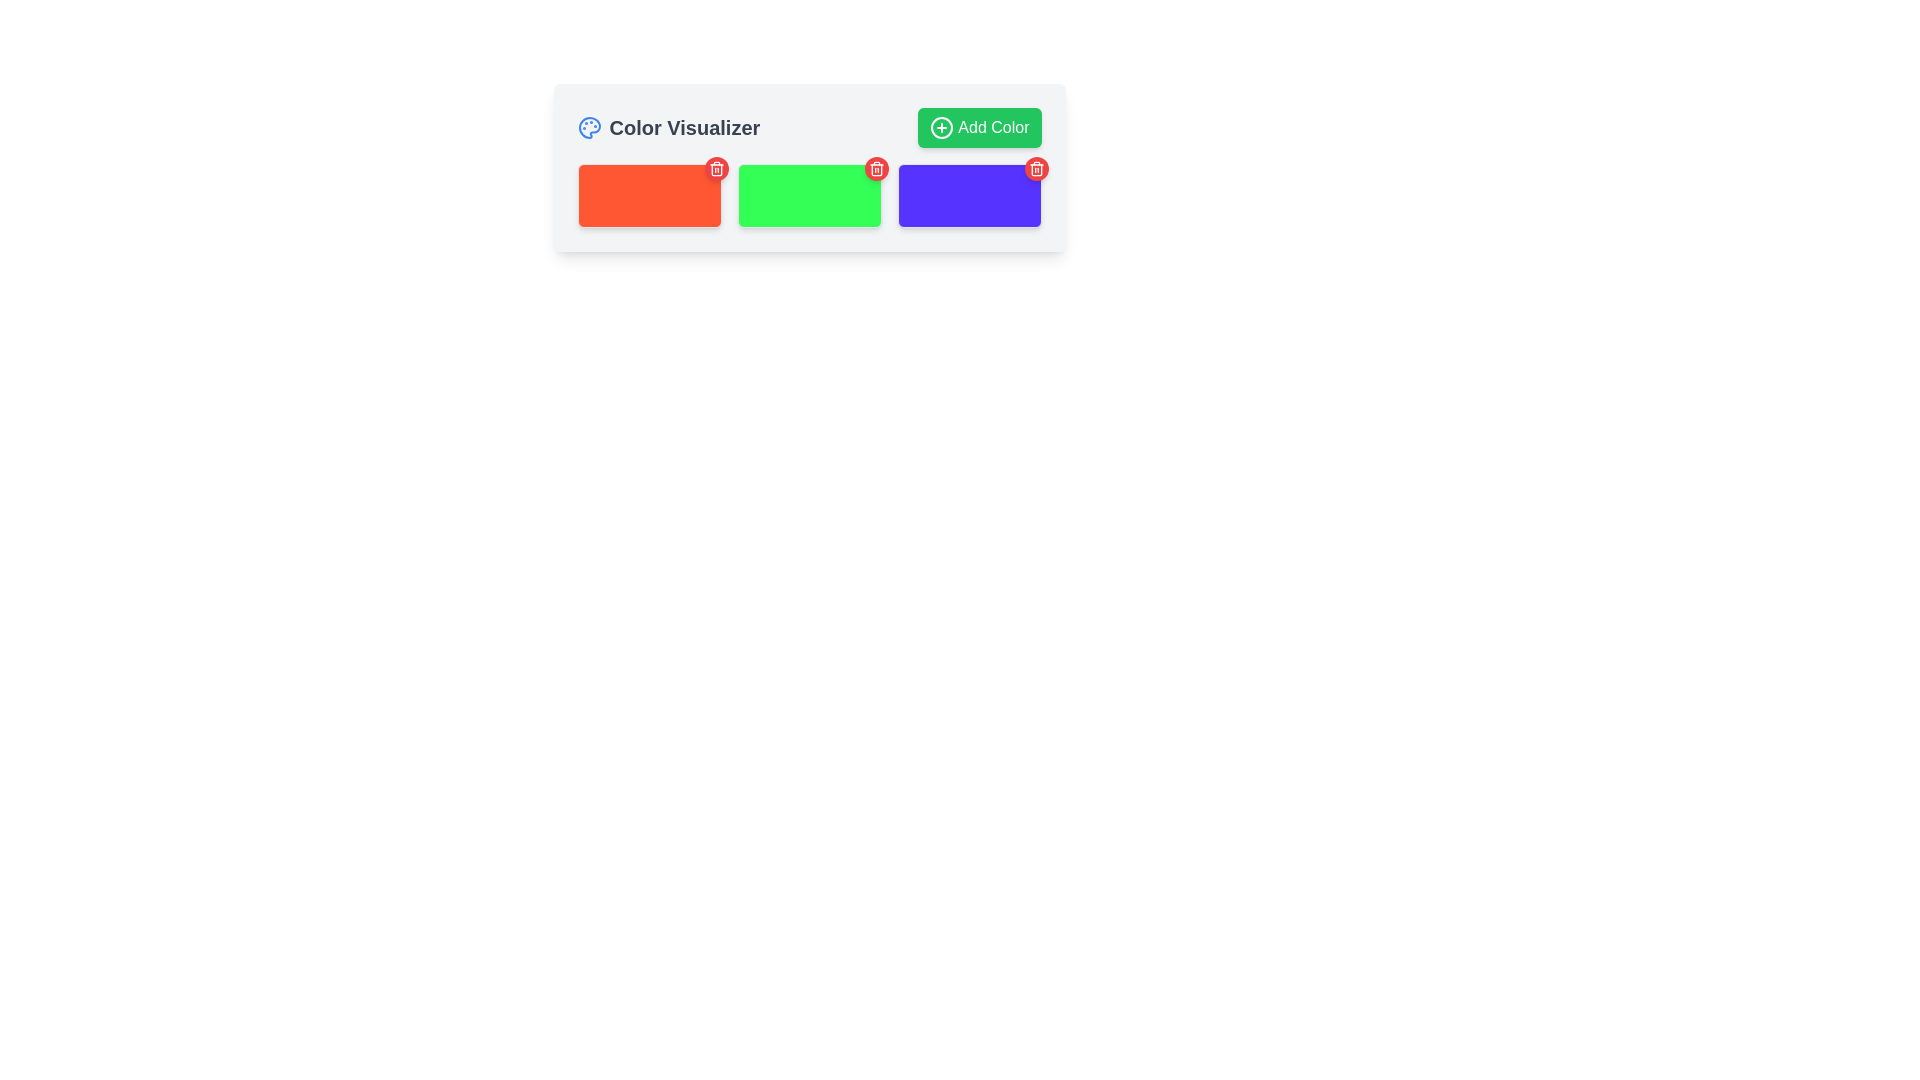 This screenshot has height=1080, width=1920. What do you see at coordinates (1036, 168) in the screenshot?
I see `the delete icon located at the top-right corner of the blue rectangle` at bounding box center [1036, 168].